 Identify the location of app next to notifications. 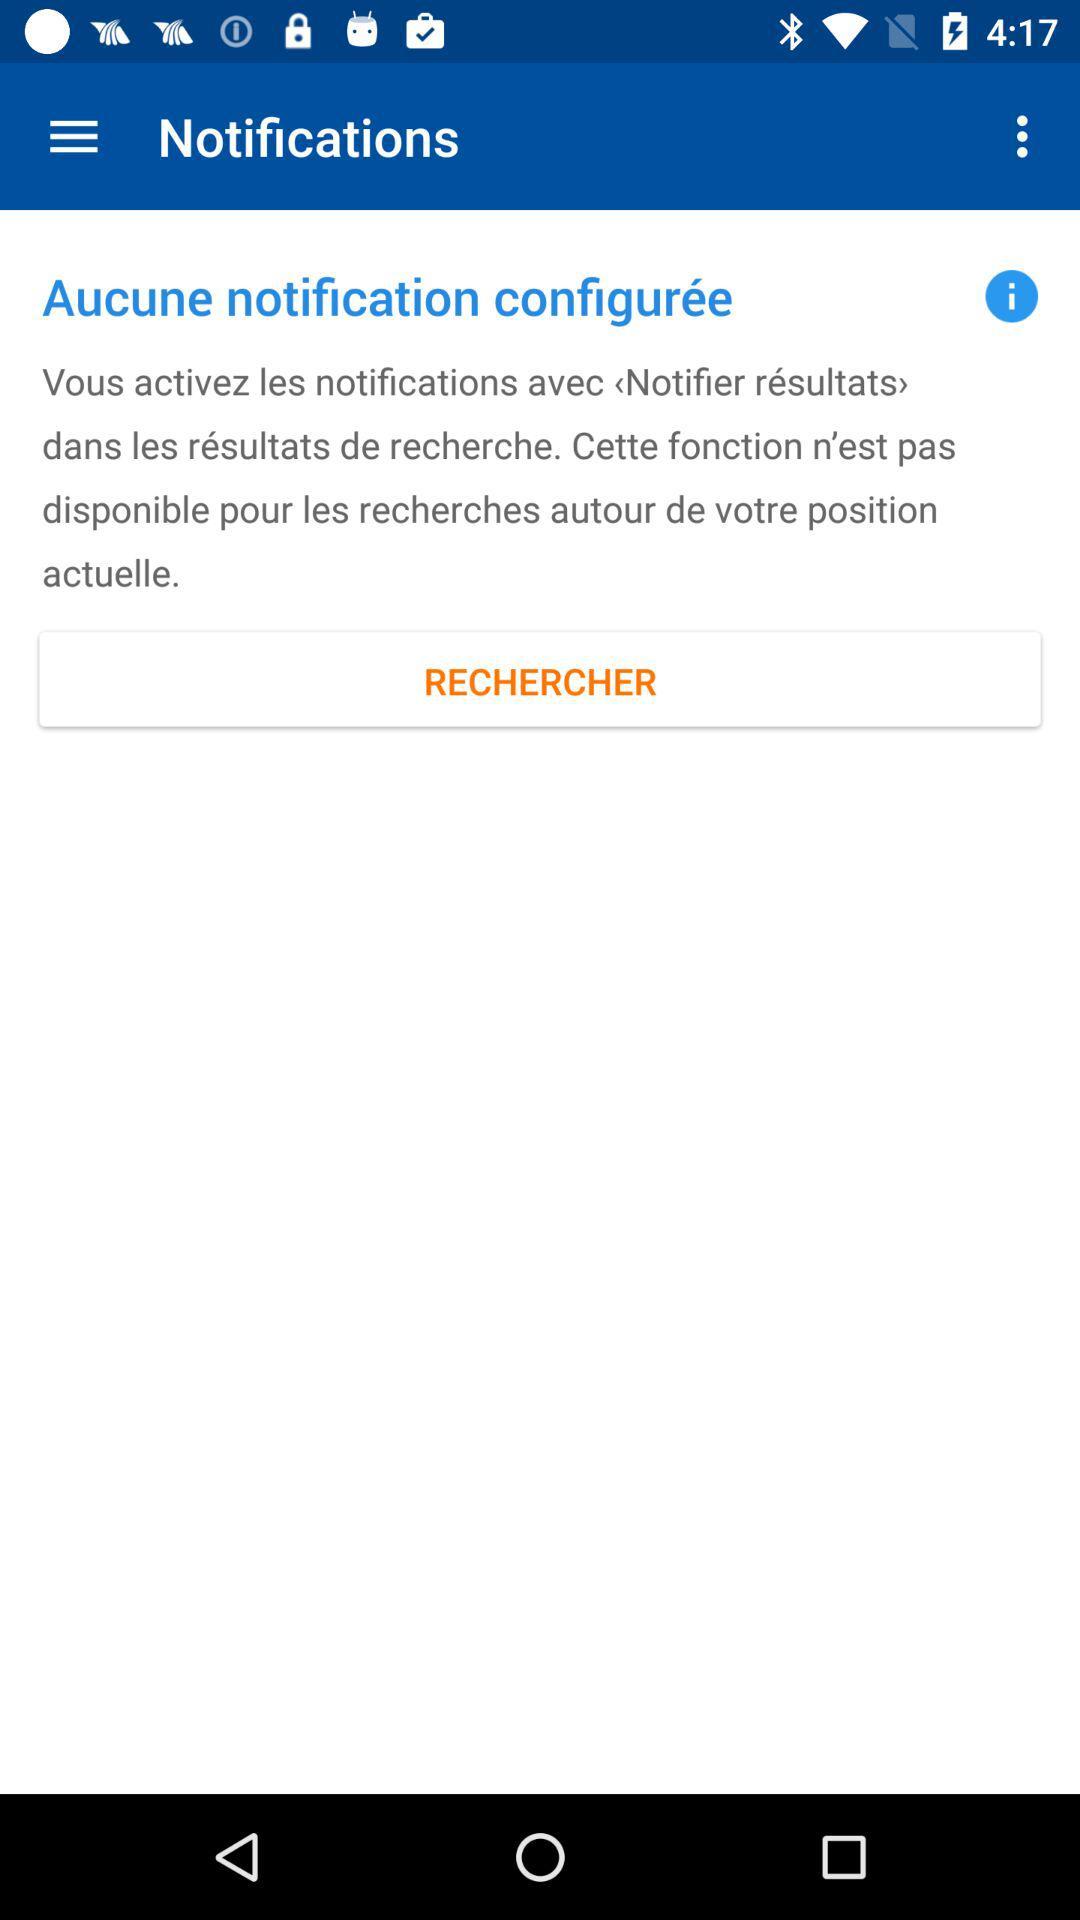
(72, 135).